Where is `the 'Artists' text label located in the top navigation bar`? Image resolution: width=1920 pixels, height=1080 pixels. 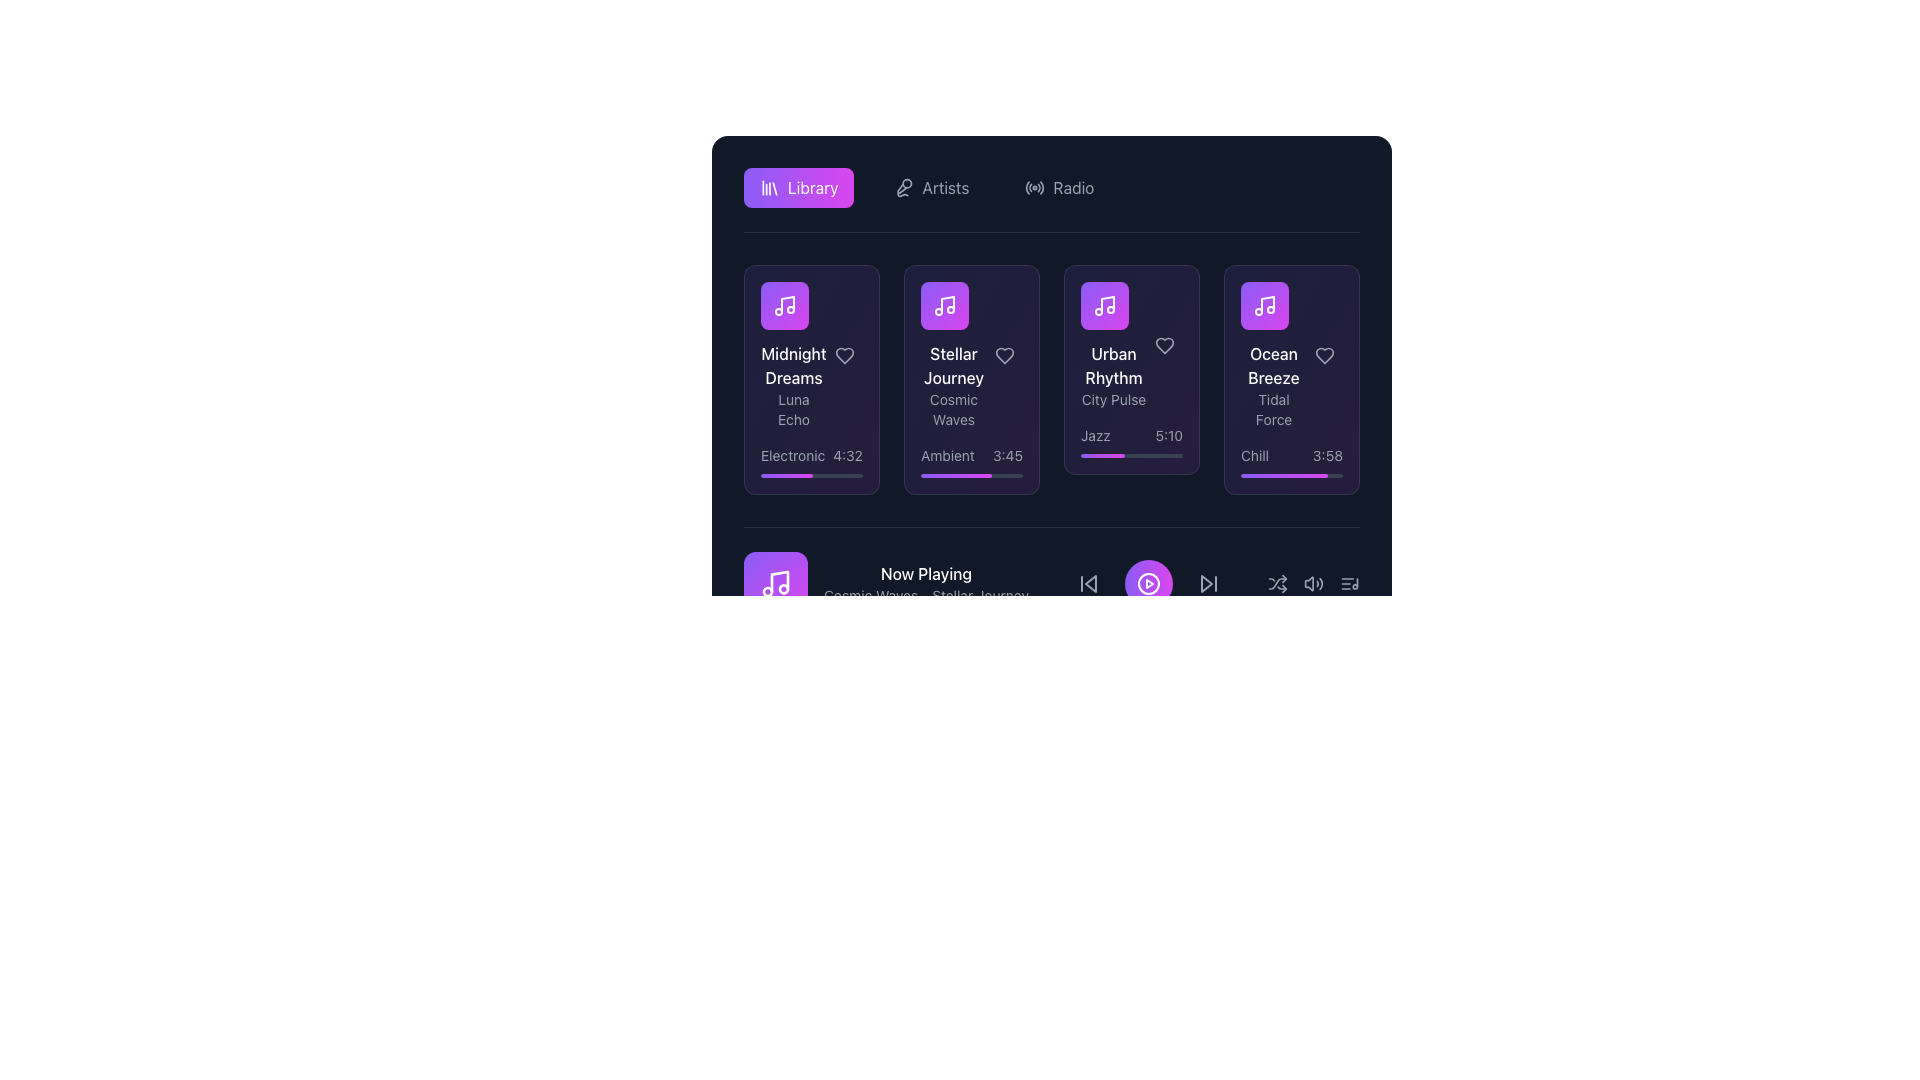
the 'Artists' text label located in the top navigation bar is located at coordinates (944, 188).